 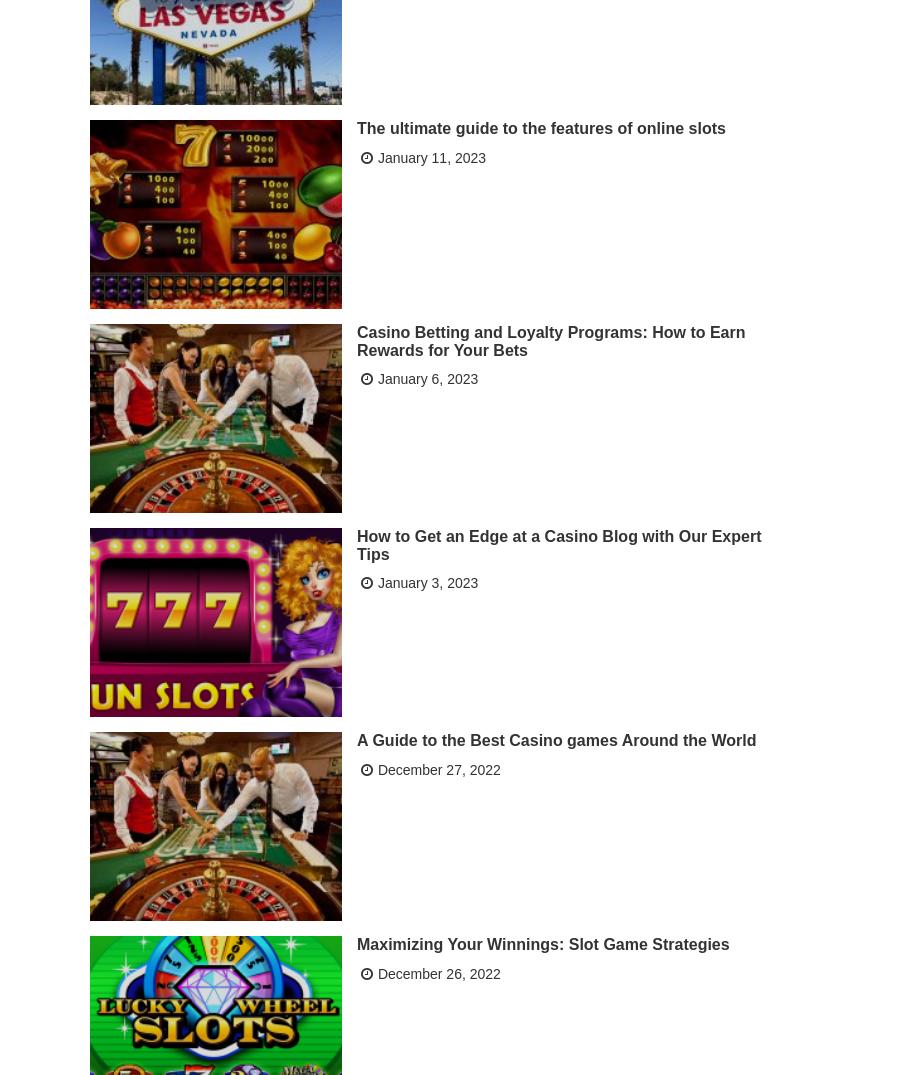 What do you see at coordinates (555, 738) in the screenshot?
I see `'A Guide to the Best Casino games Around the World'` at bounding box center [555, 738].